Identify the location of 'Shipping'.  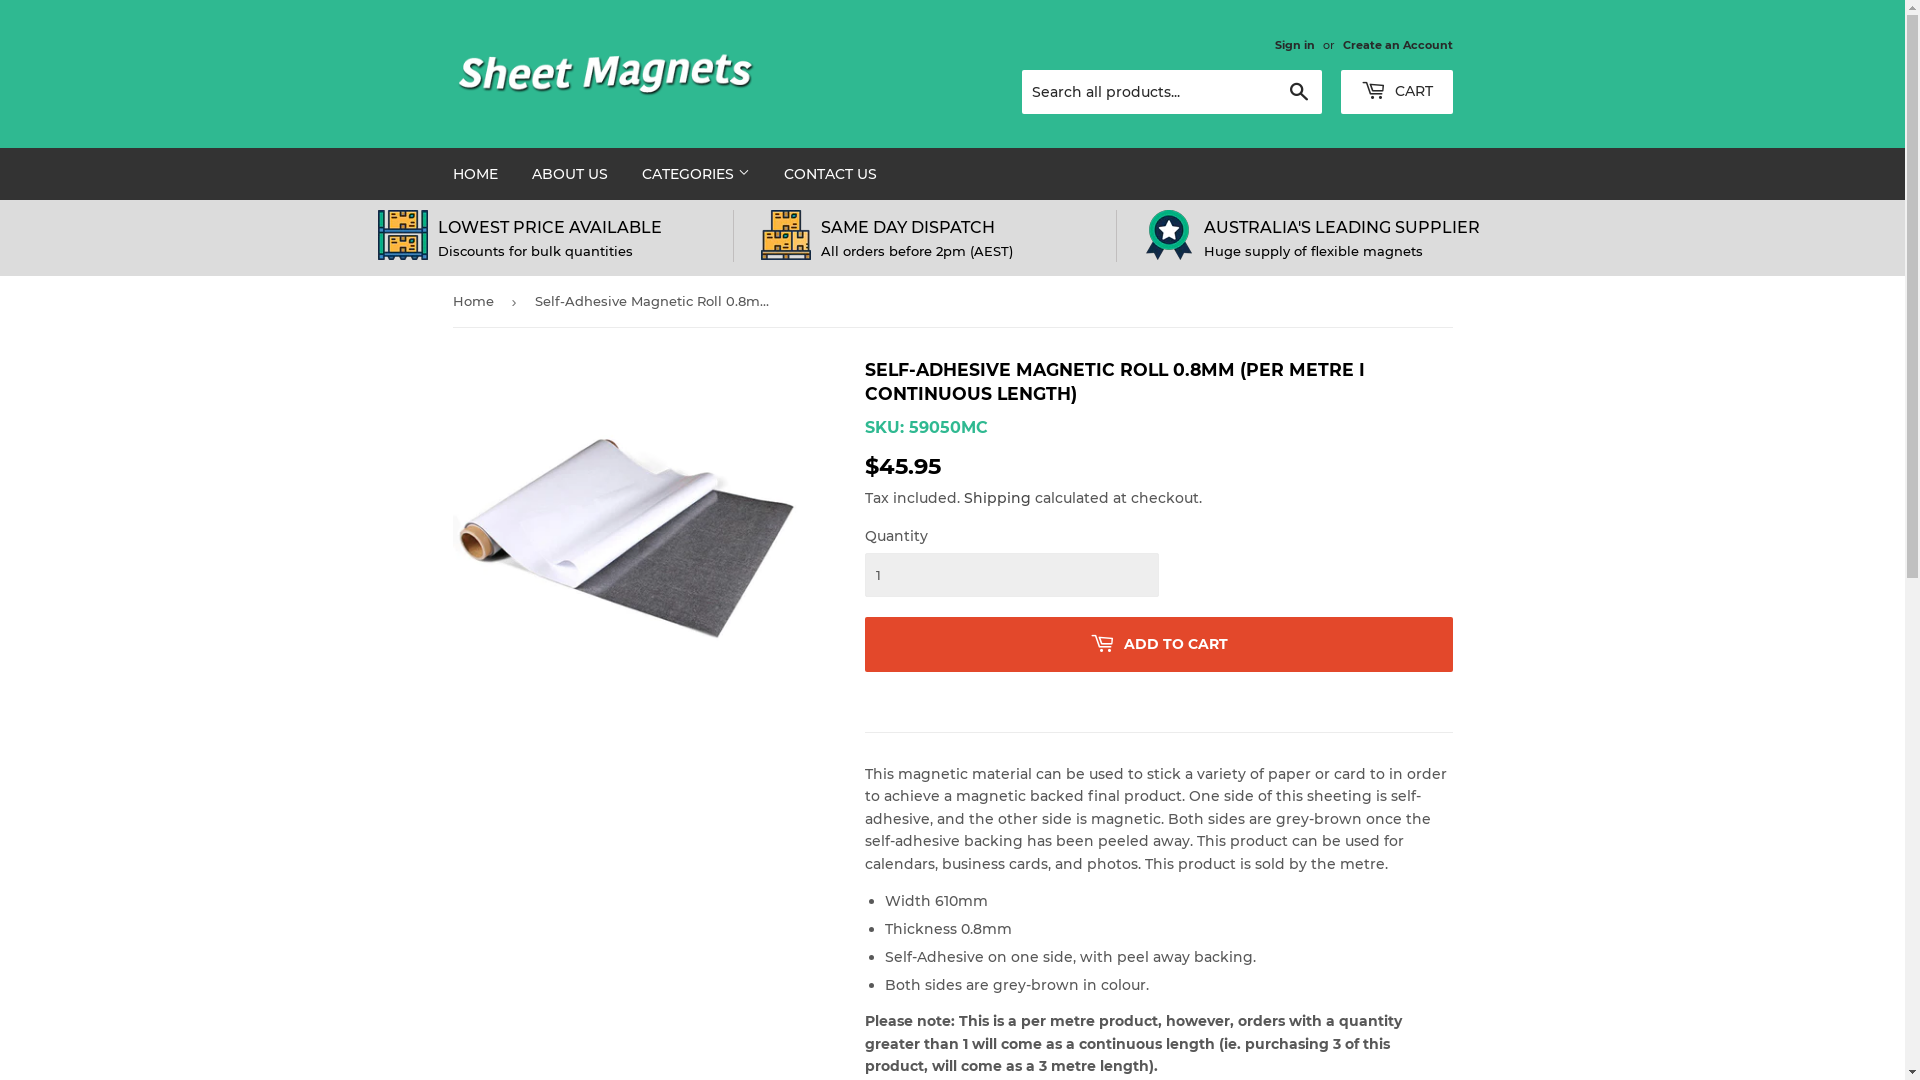
(964, 496).